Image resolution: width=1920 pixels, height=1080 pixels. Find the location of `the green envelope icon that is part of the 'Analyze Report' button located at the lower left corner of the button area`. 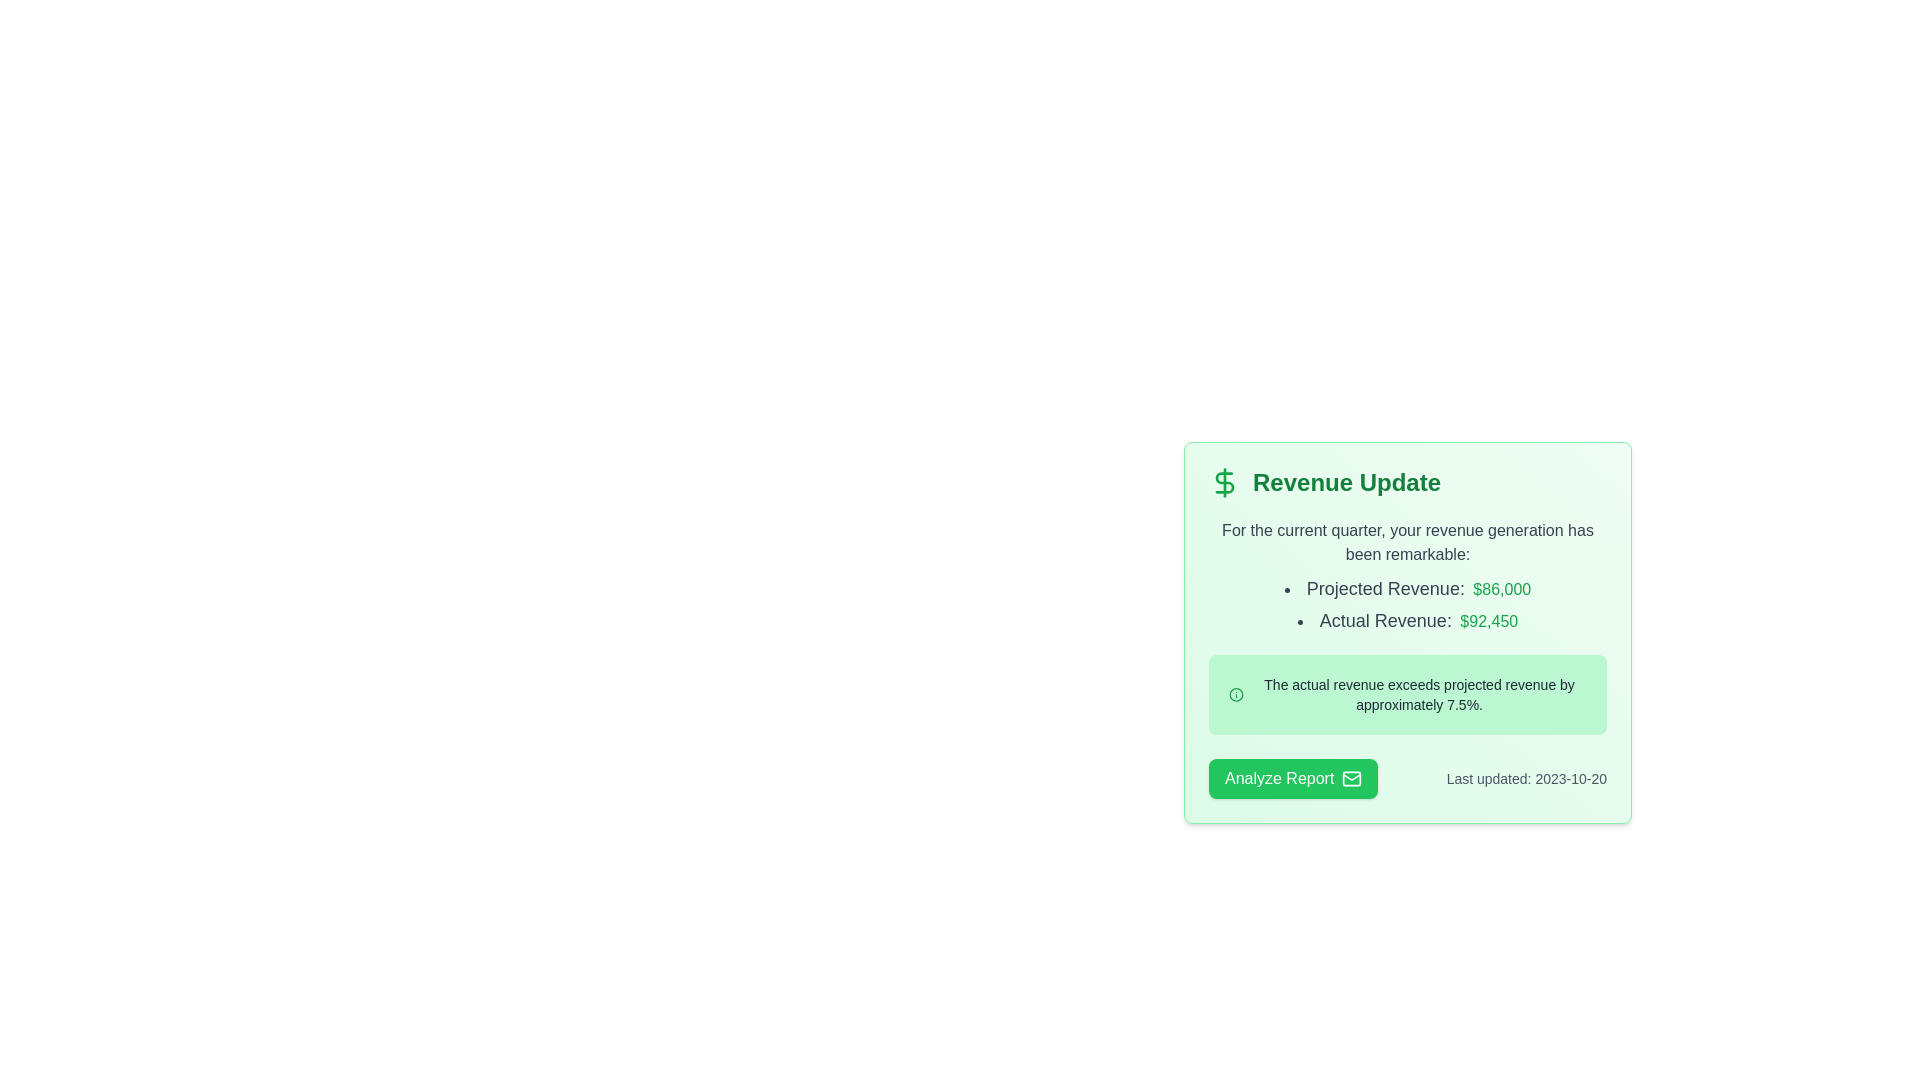

the green envelope icon that is part of the 'Analyze Report' button located at the lower left corner of the button area is located at coordinates (1352, 778).